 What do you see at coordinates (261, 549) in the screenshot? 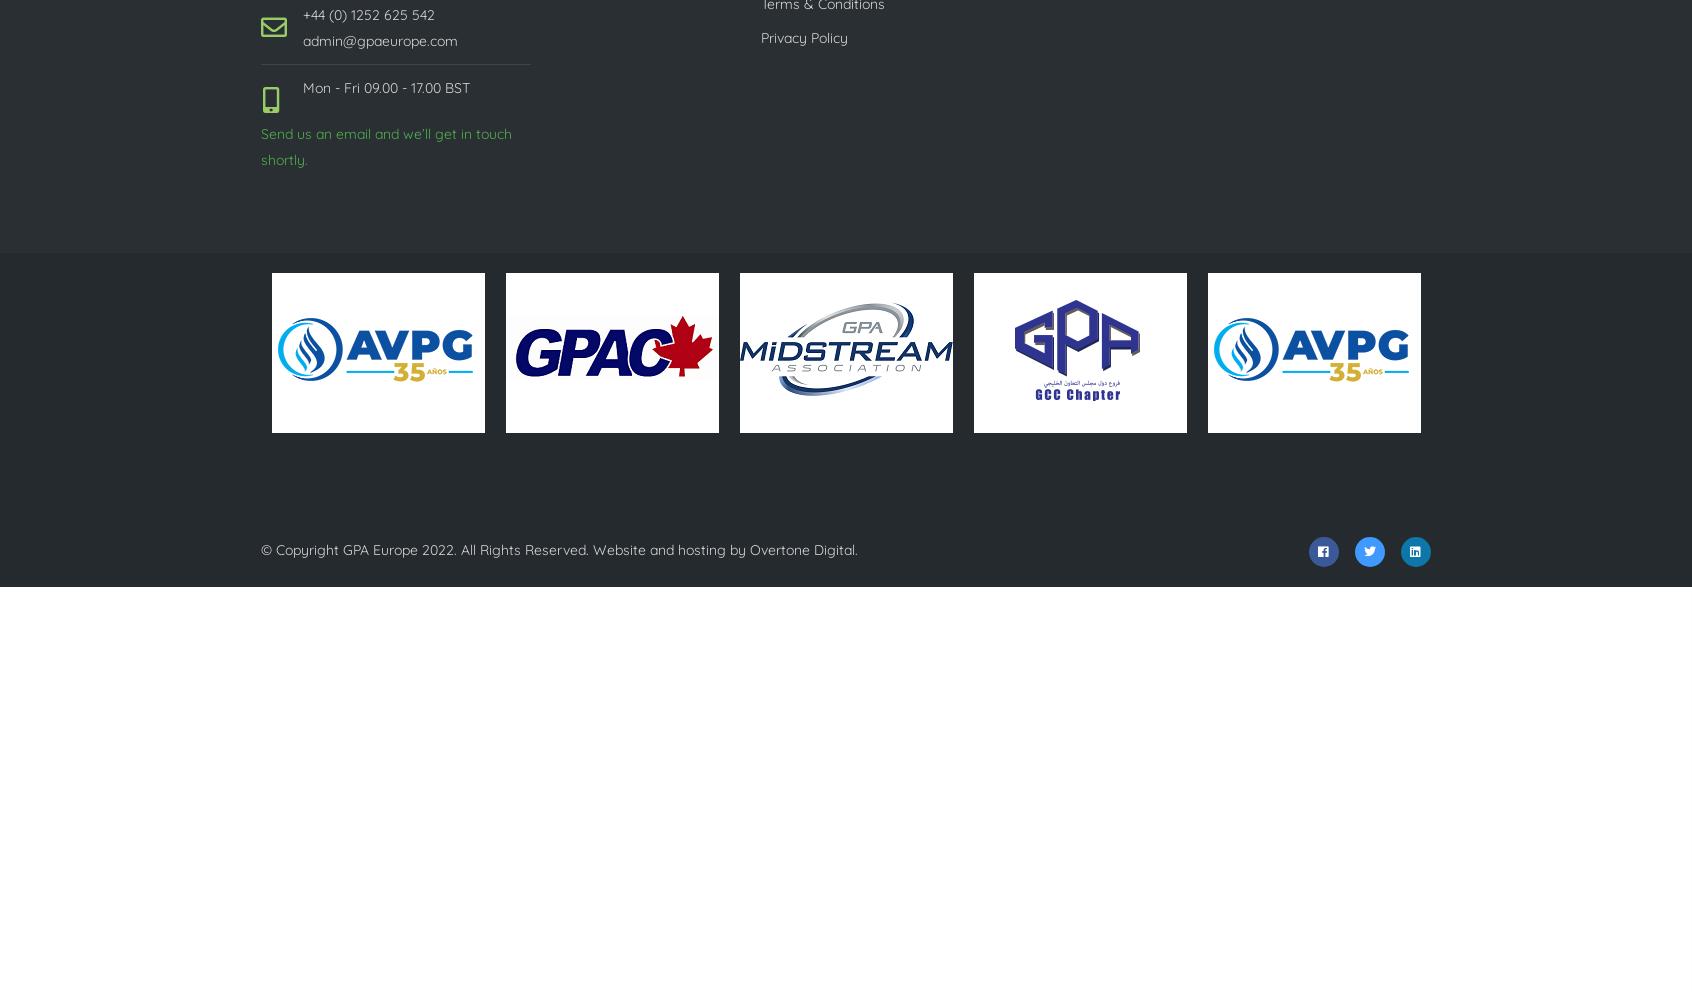
I see `'© Copyright'` at bounding box center [261, 549].